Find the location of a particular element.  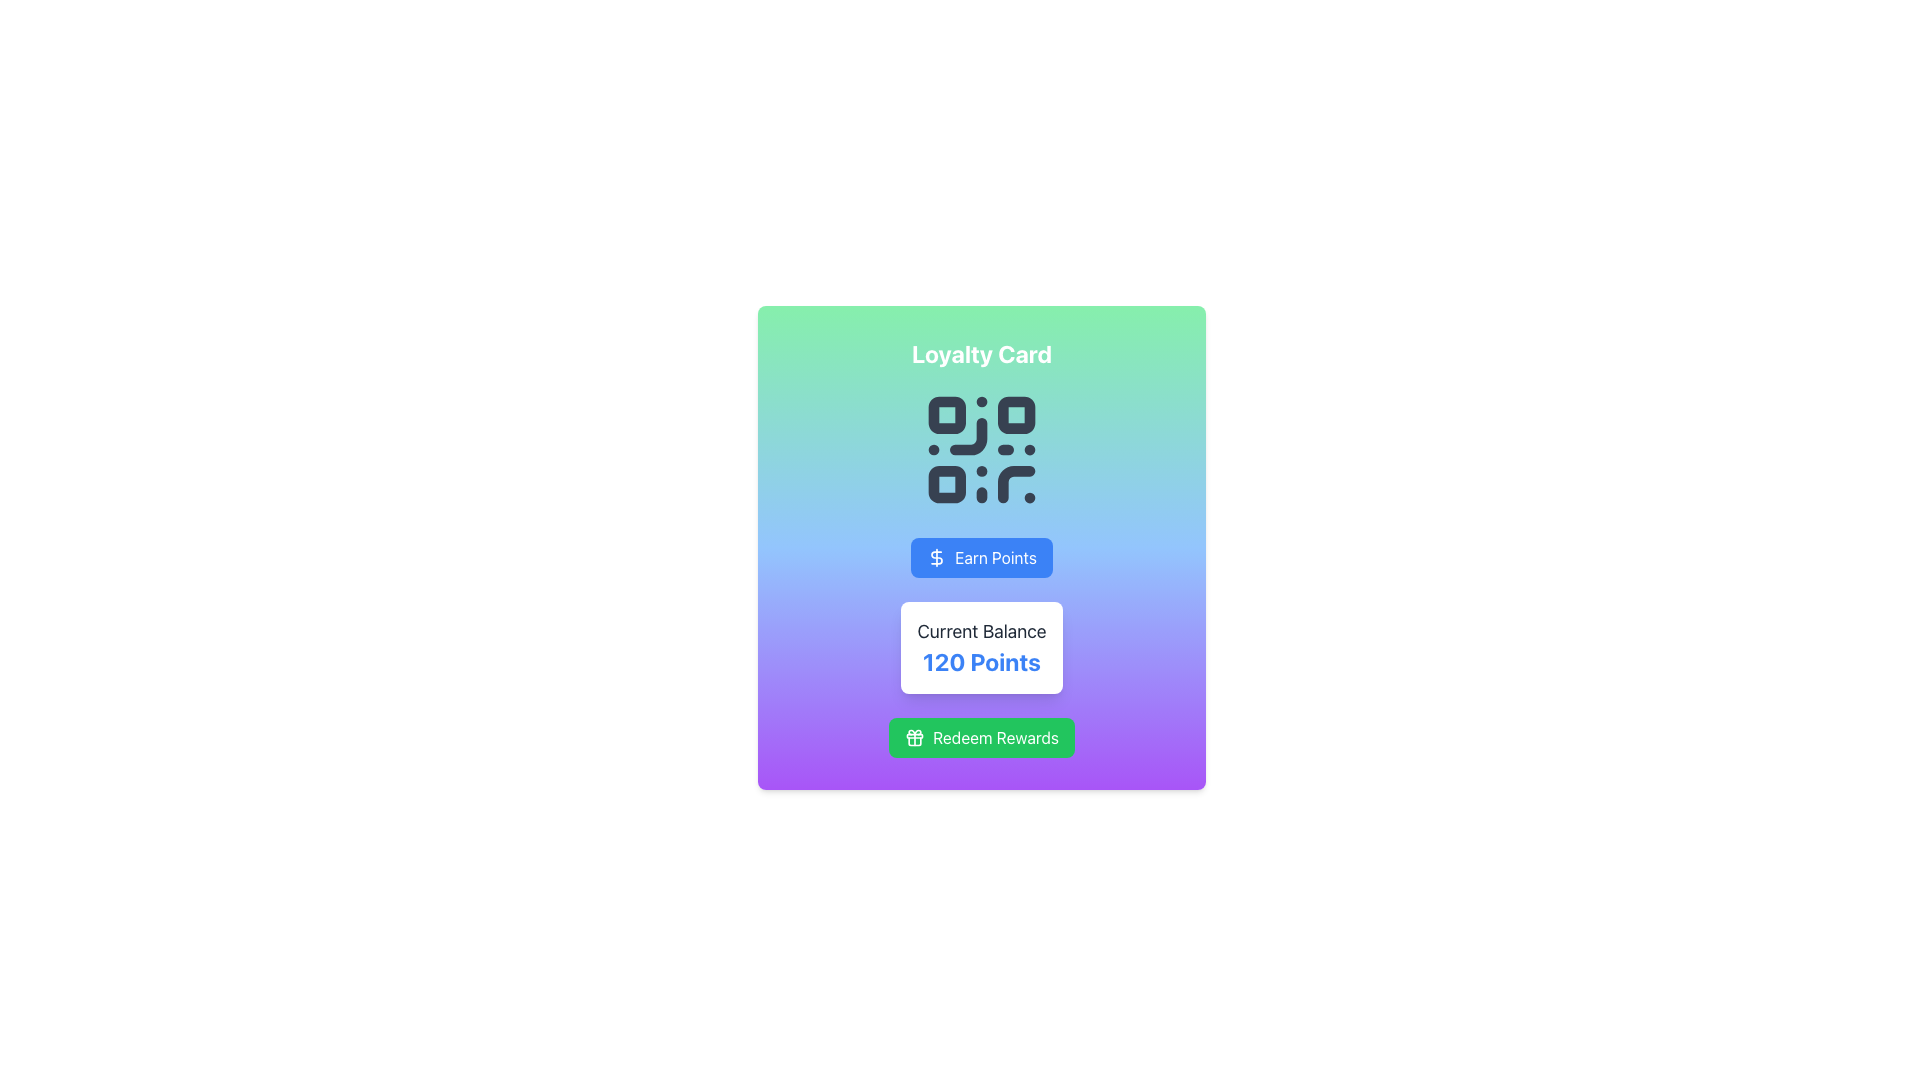

the blue button labeled 'Earn Points' with a dollar sign icon is located at coordinates (982, 558).